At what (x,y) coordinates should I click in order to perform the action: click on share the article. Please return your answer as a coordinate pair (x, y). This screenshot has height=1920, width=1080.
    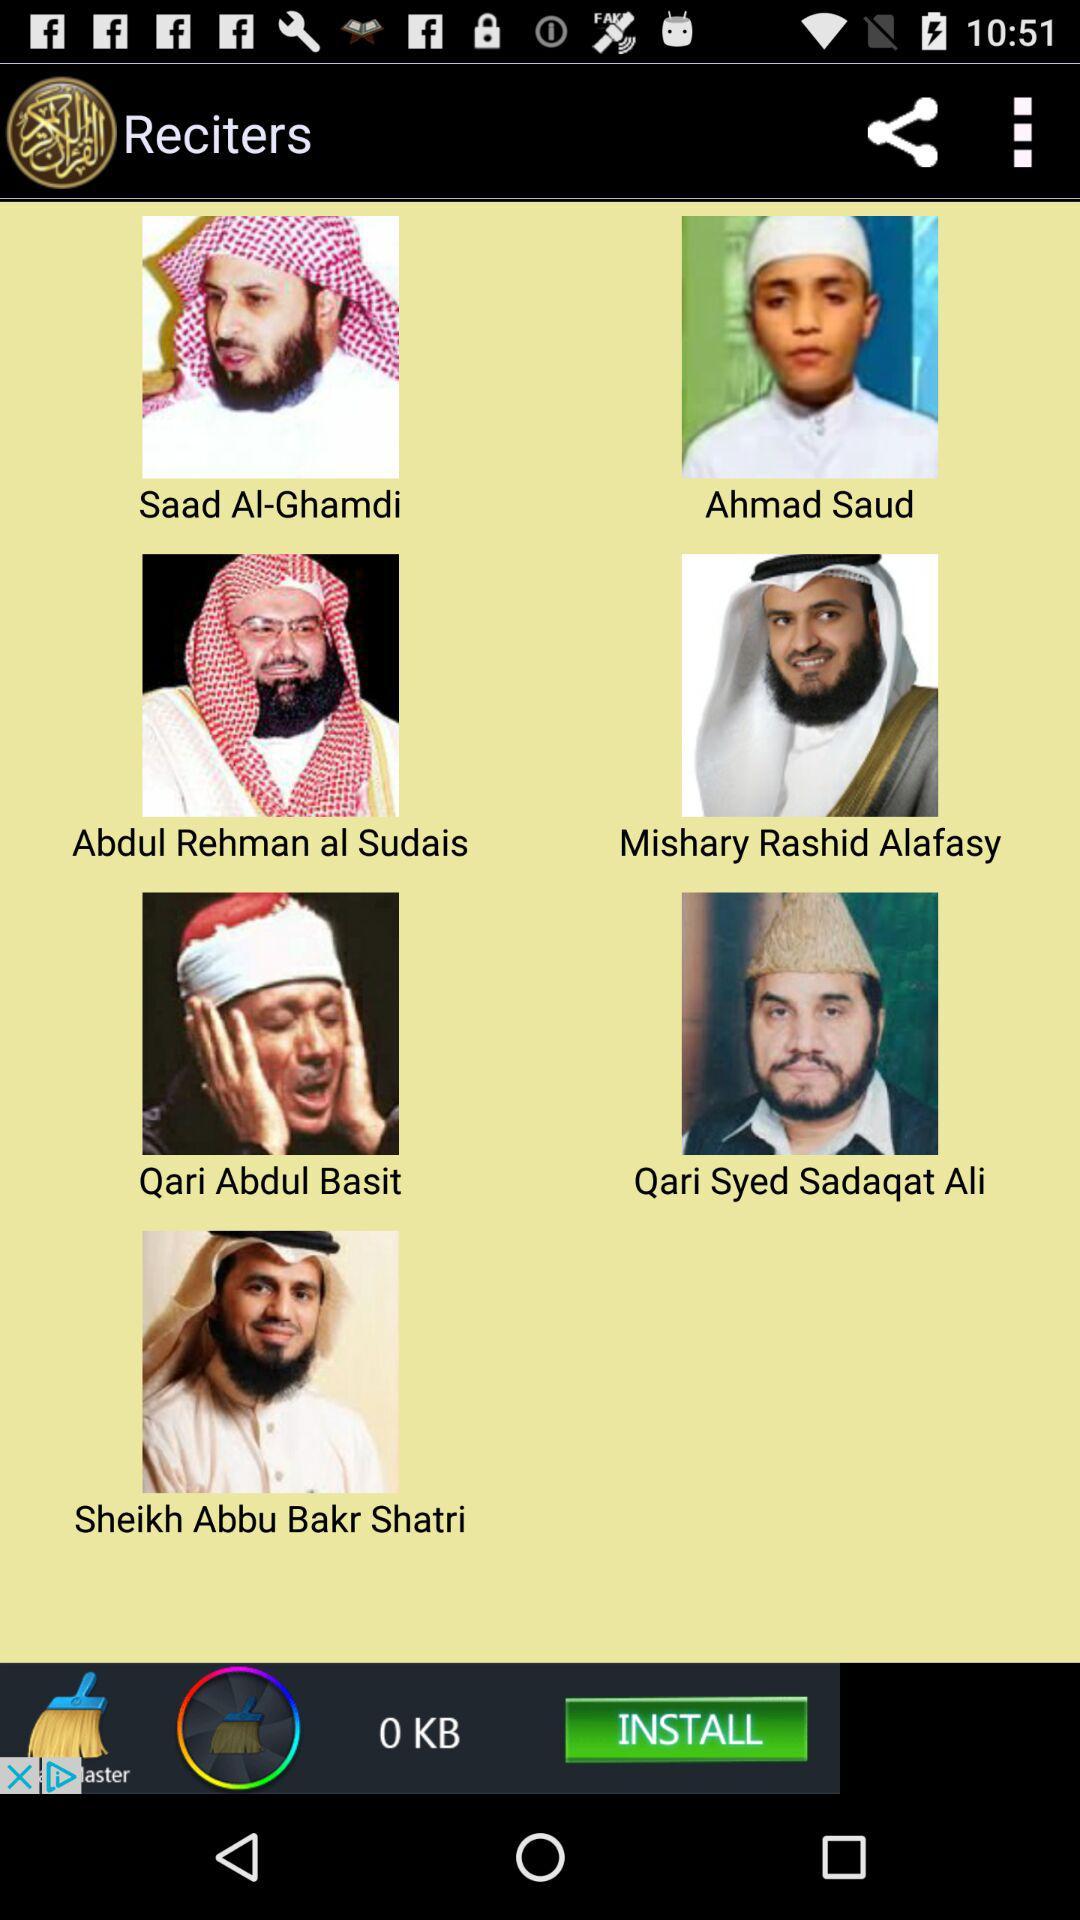
    Looking at the image, I should click on (902, 131).